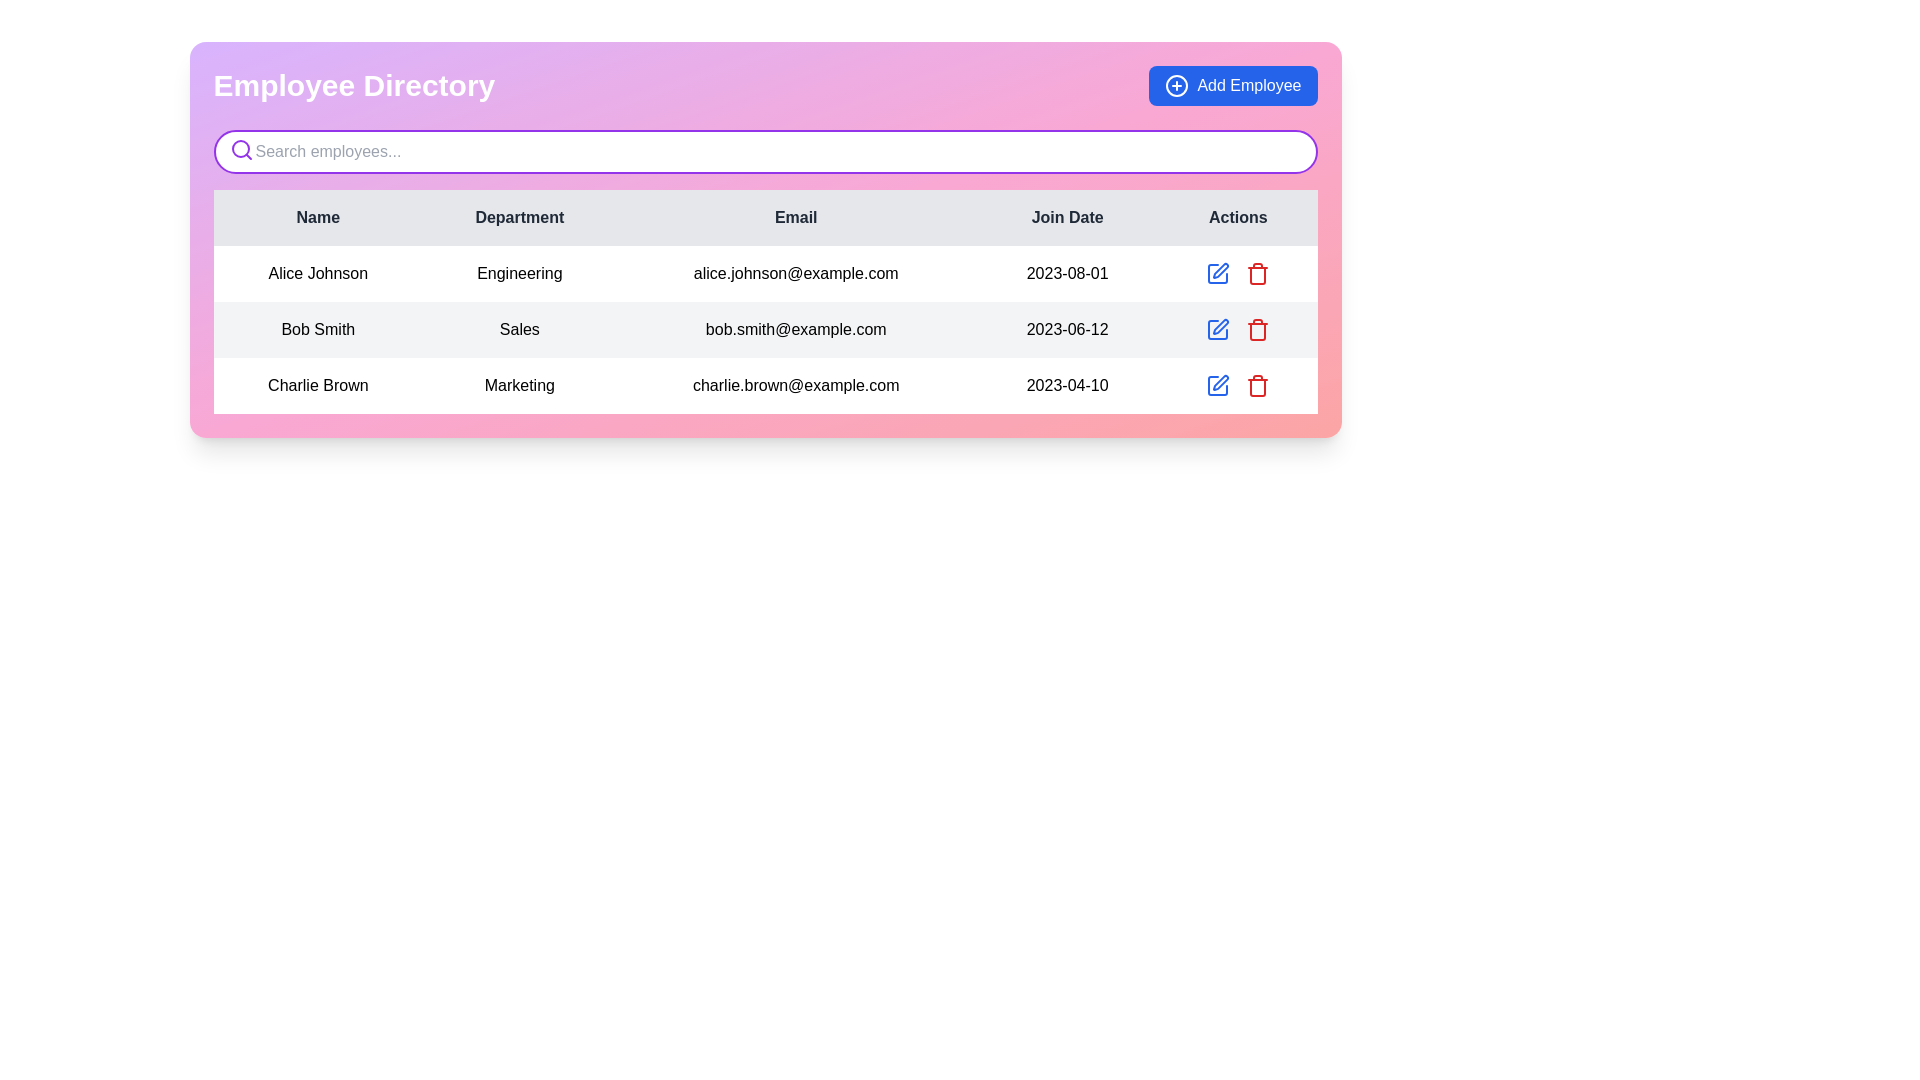  I want to click on the circular outline with a plus sign, which is part of the 'Add Employee' button located in the top-right corner of the interface, so click(1177, 84).